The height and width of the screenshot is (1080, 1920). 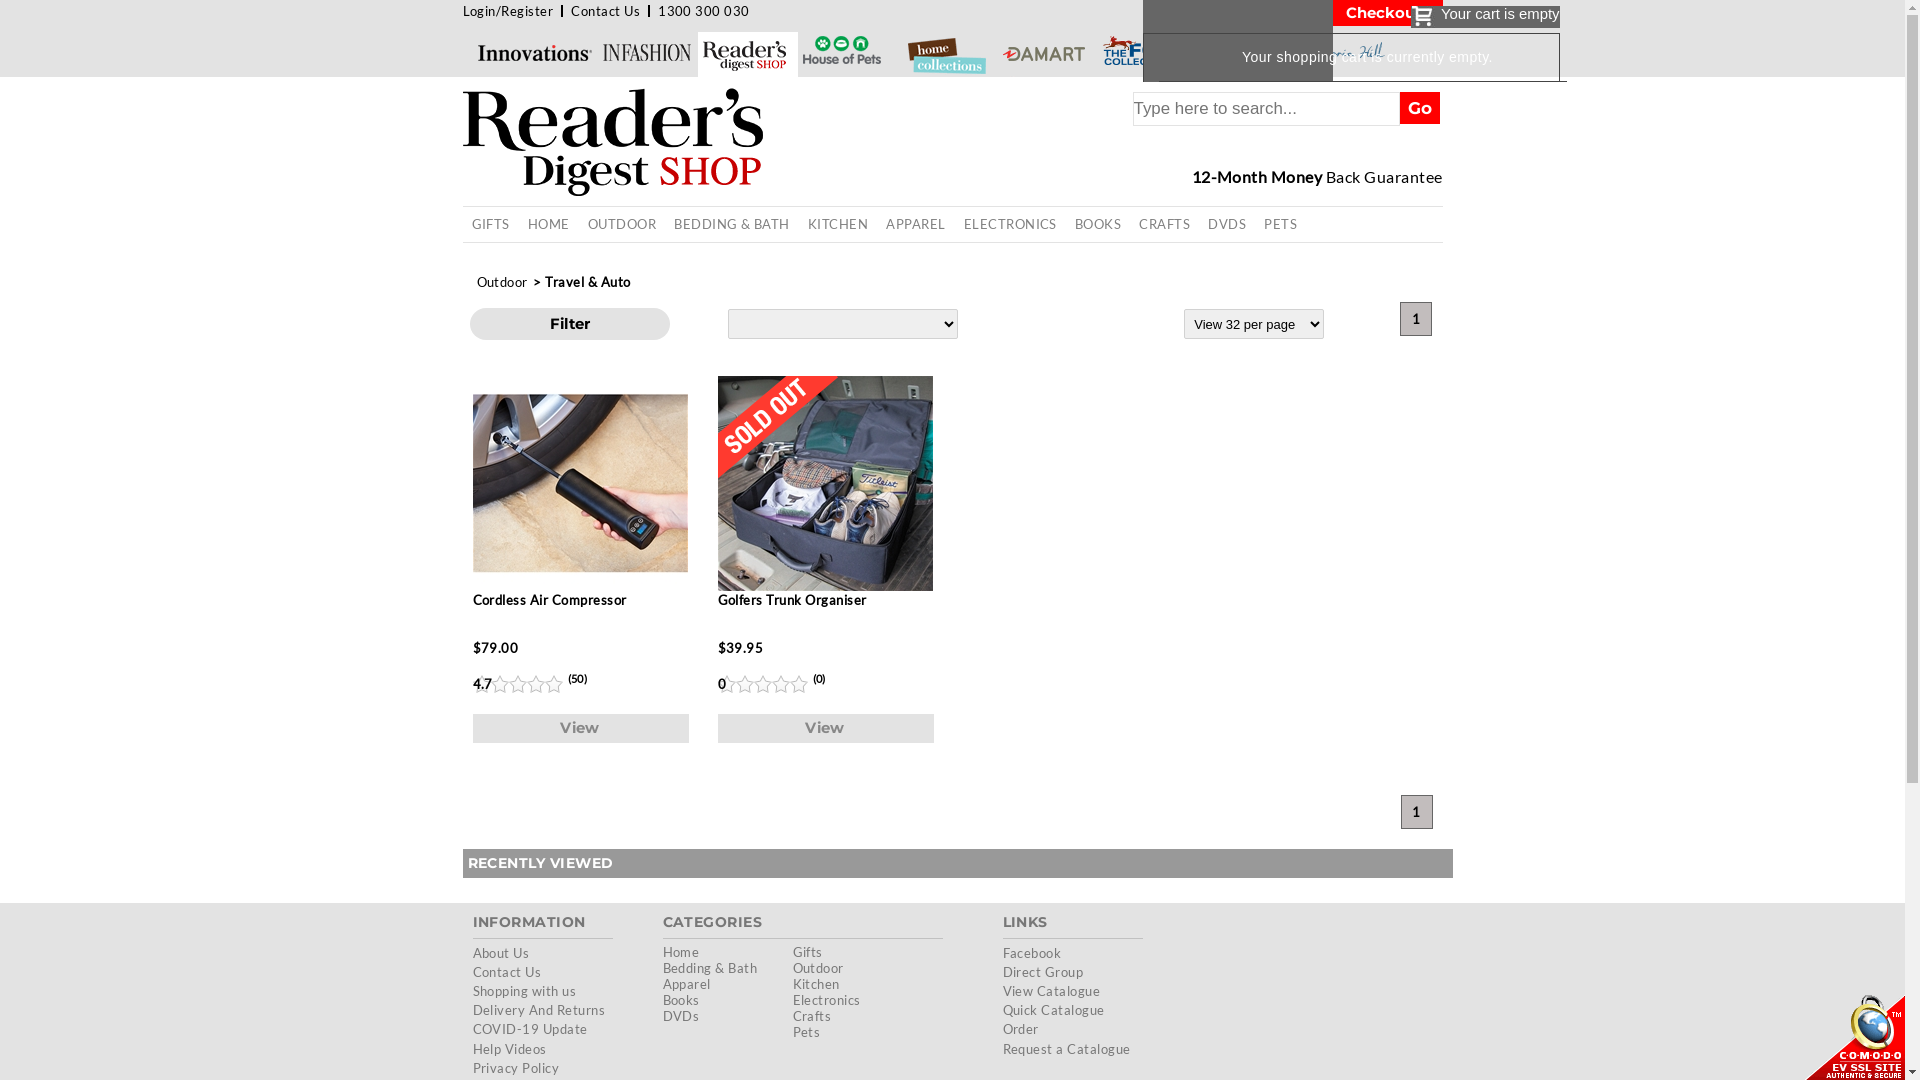 I want to click on 'Checkout >', so click(x=1386, y=12).